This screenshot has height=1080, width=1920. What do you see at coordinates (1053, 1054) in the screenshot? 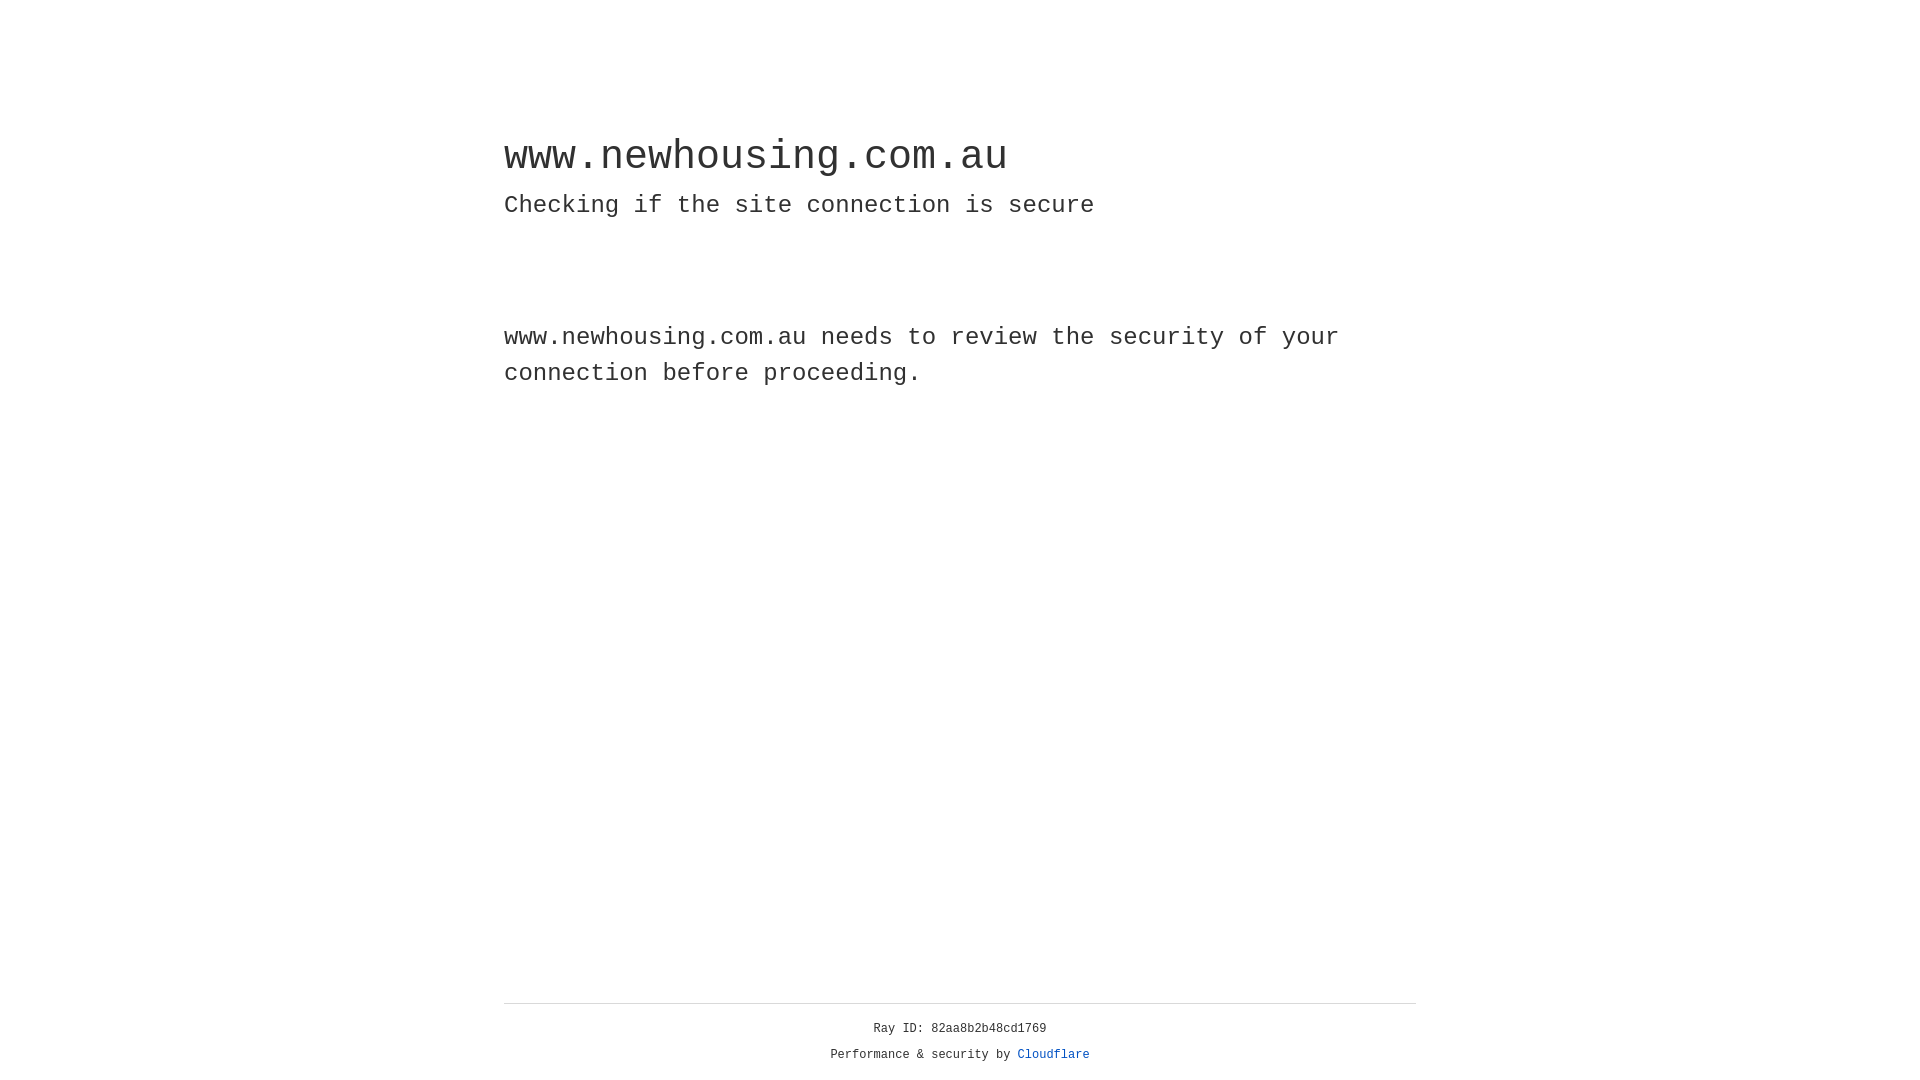
I see `'Cloudflare'` at bounding box center [1053, 1054].